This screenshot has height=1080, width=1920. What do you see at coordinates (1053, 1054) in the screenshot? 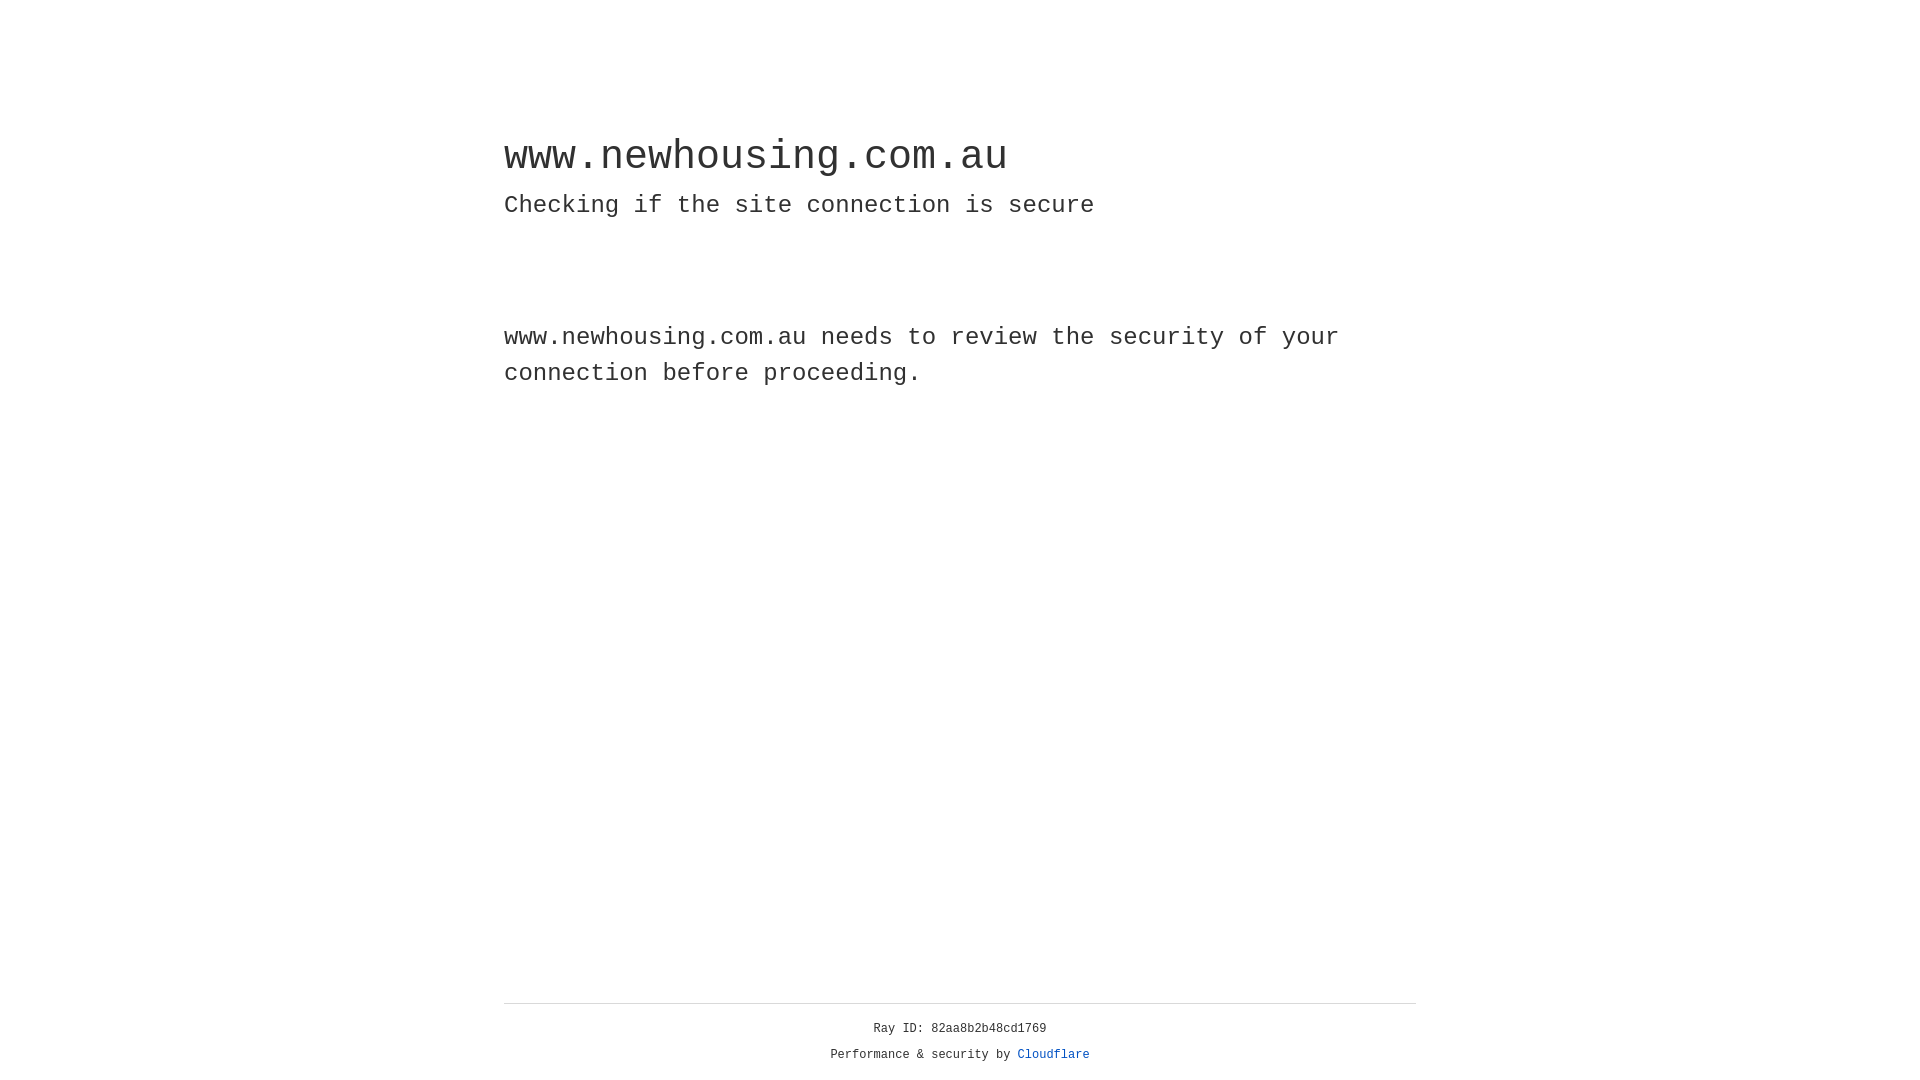
I see `'Cloudflare'` at bounding box center [1053, 1054].